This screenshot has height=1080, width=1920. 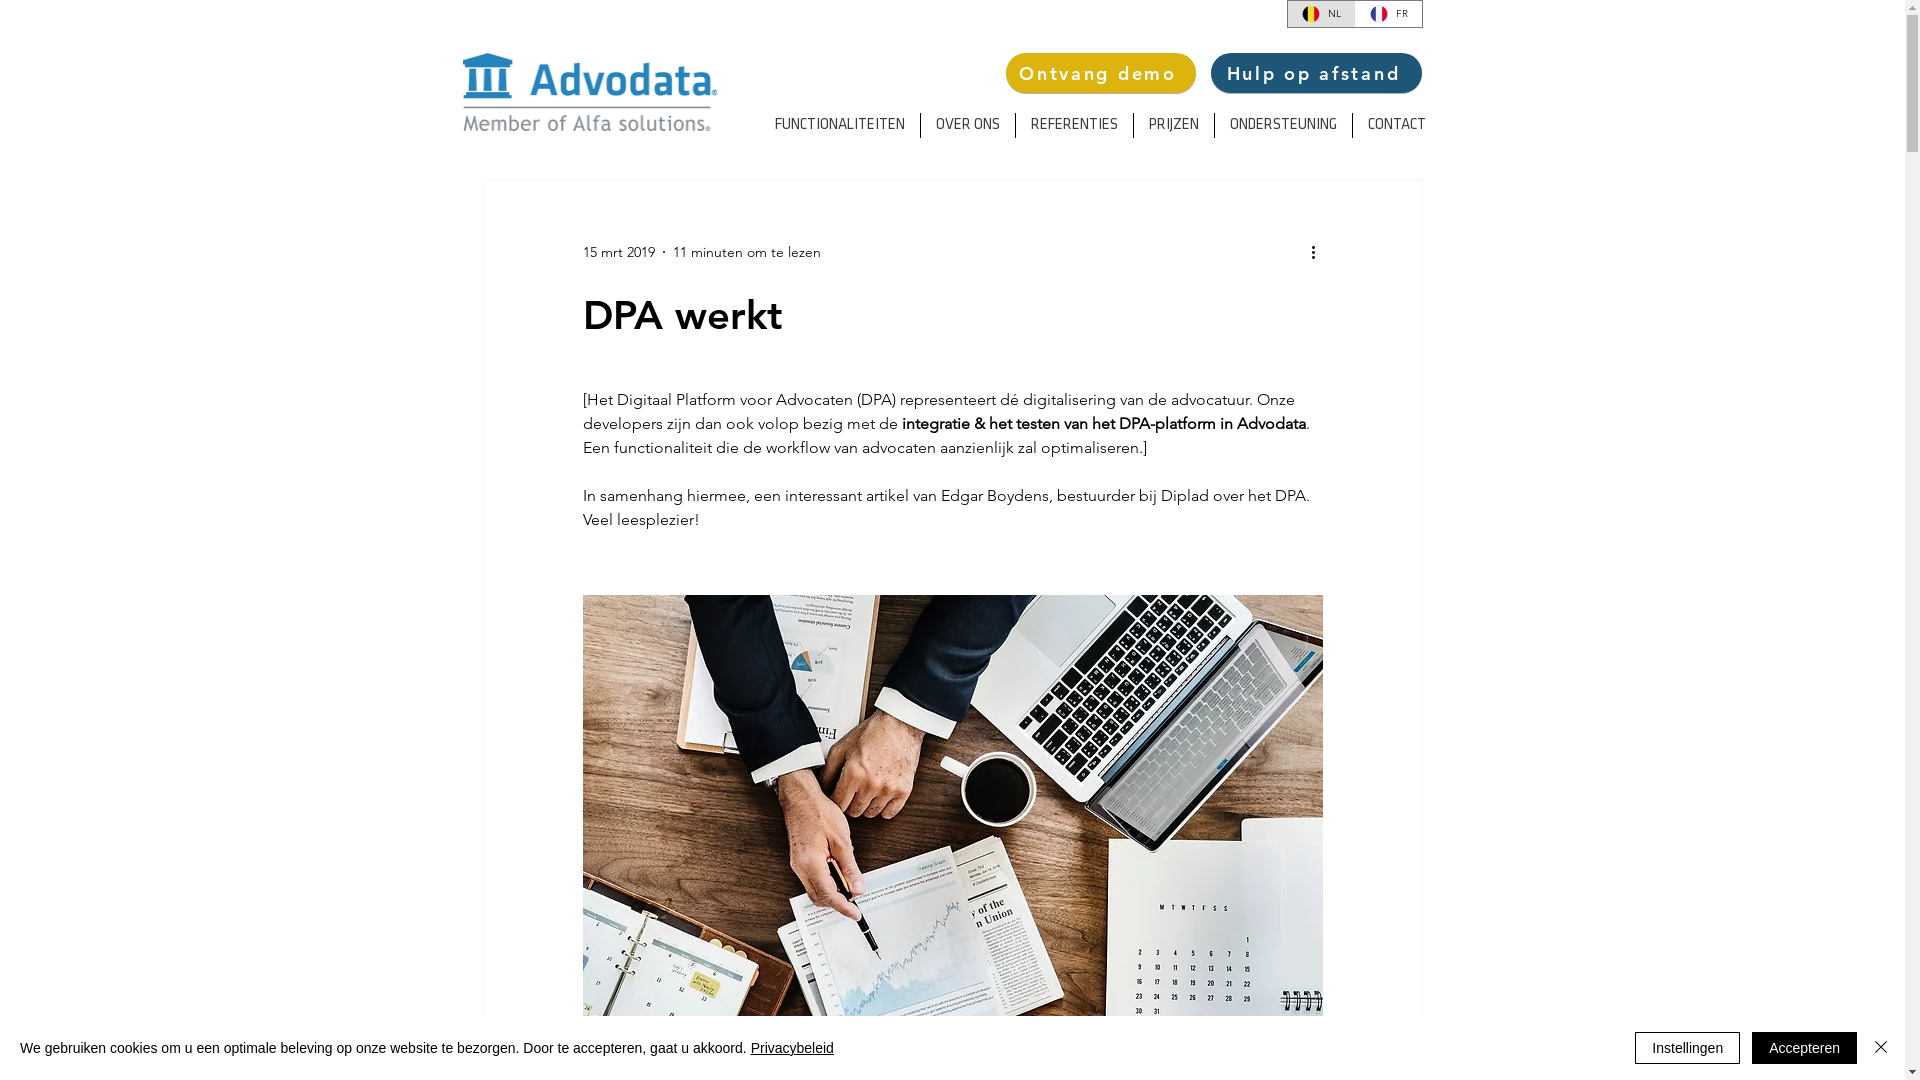 What do you see at coordinates (1386, 14) in the screenshot?
I see `'FR'` at bounding box center [1386, 14].